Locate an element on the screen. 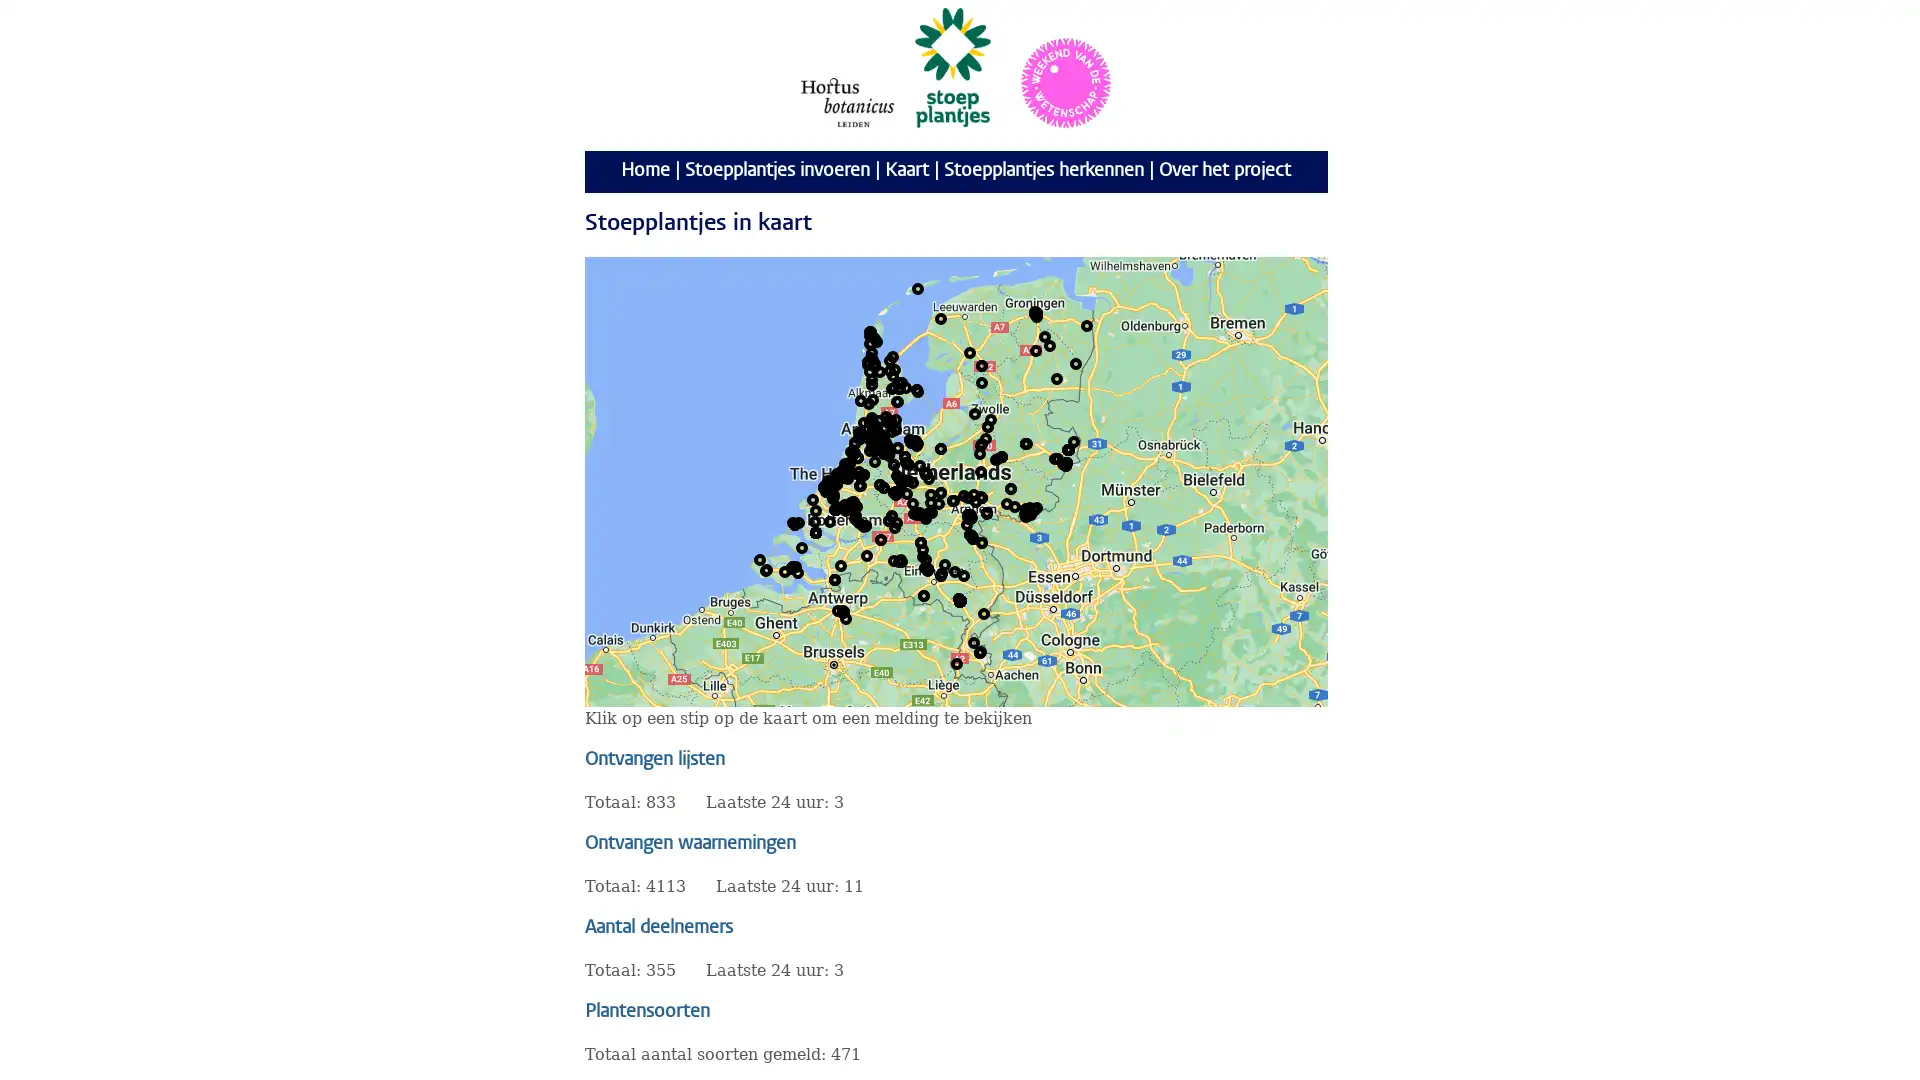  Telling van A op 21 maart 2022 is located at coordinates (834, 495).